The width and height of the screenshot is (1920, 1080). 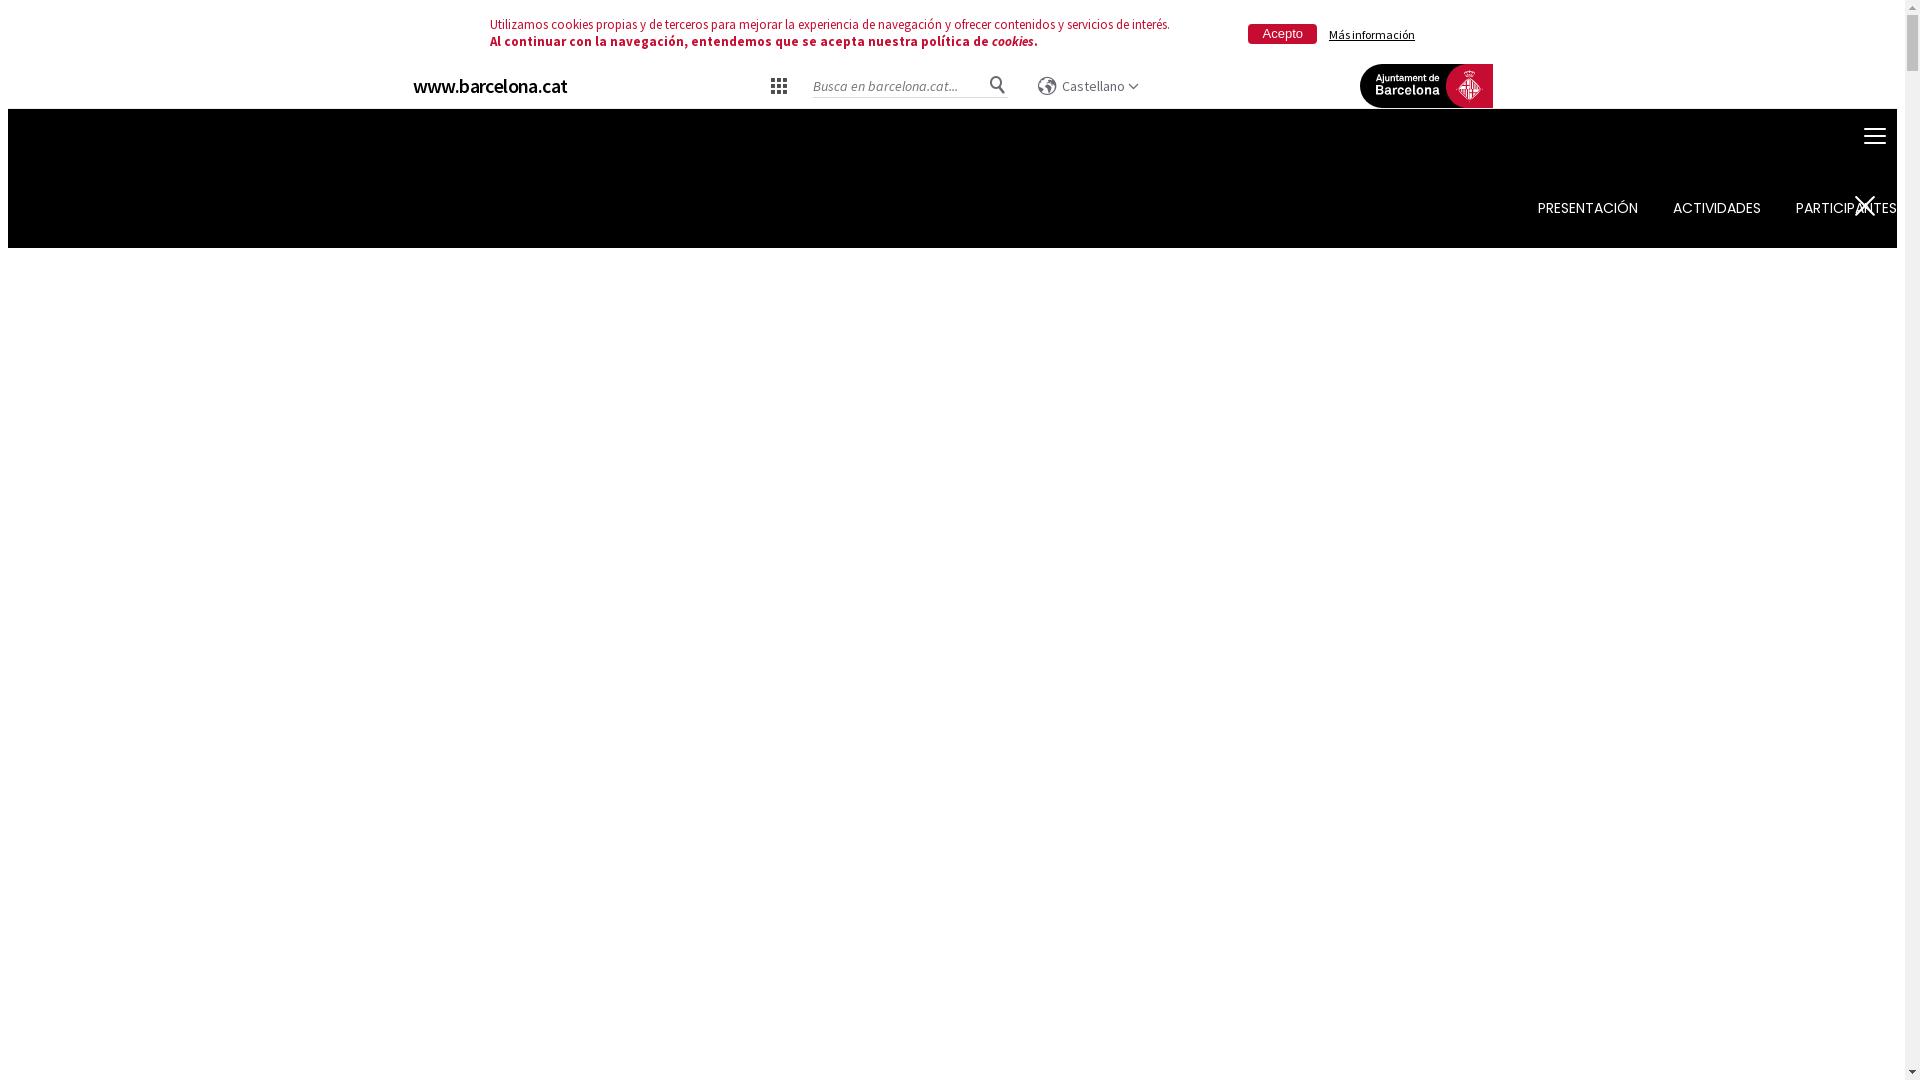 What do you see at coordinates (1845, 208) in the screenshot?
I see `'PARTICIPANTES'` at bounding box center [1845, 208].